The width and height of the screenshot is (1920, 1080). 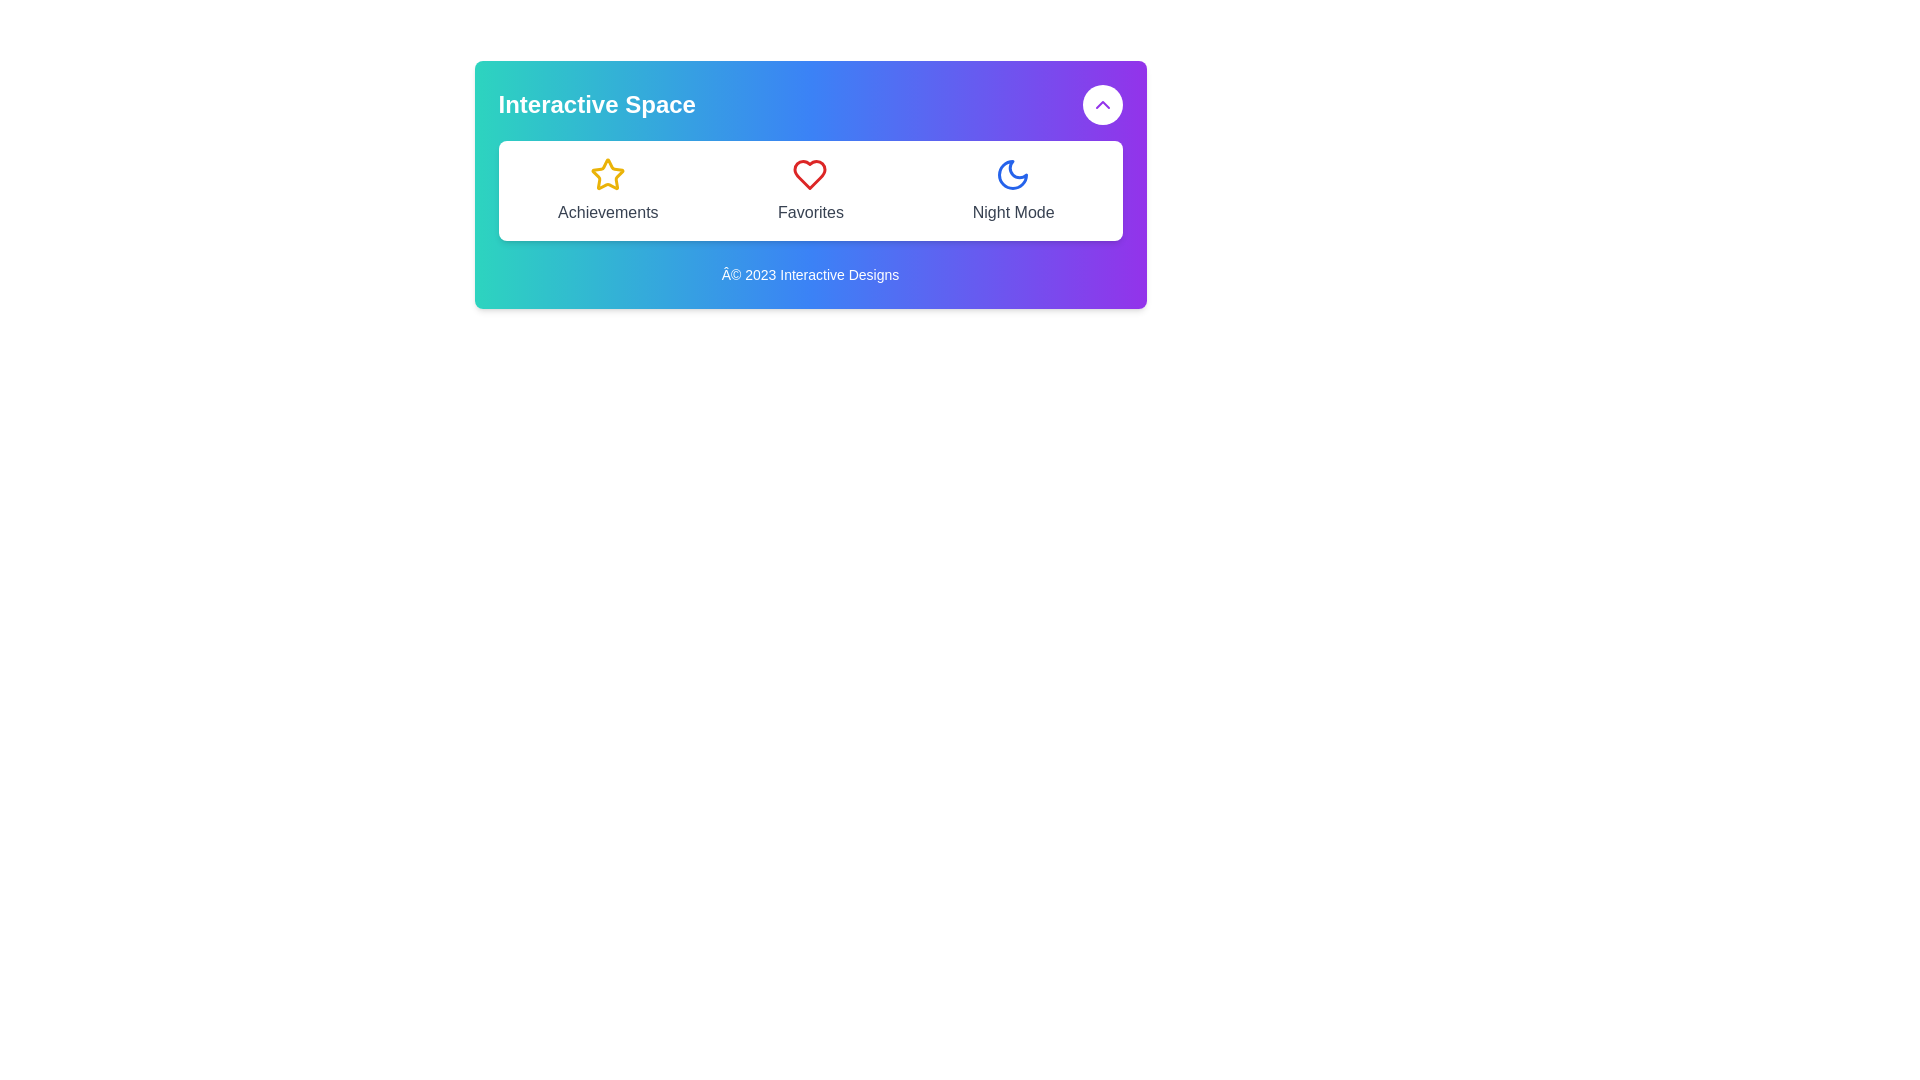 What do you see at coordinates (1013, 173) in the screenshot?
I see `the blue moon-shaped icon located in the 'Night Mode' section` at bounding box center [1013, 173].